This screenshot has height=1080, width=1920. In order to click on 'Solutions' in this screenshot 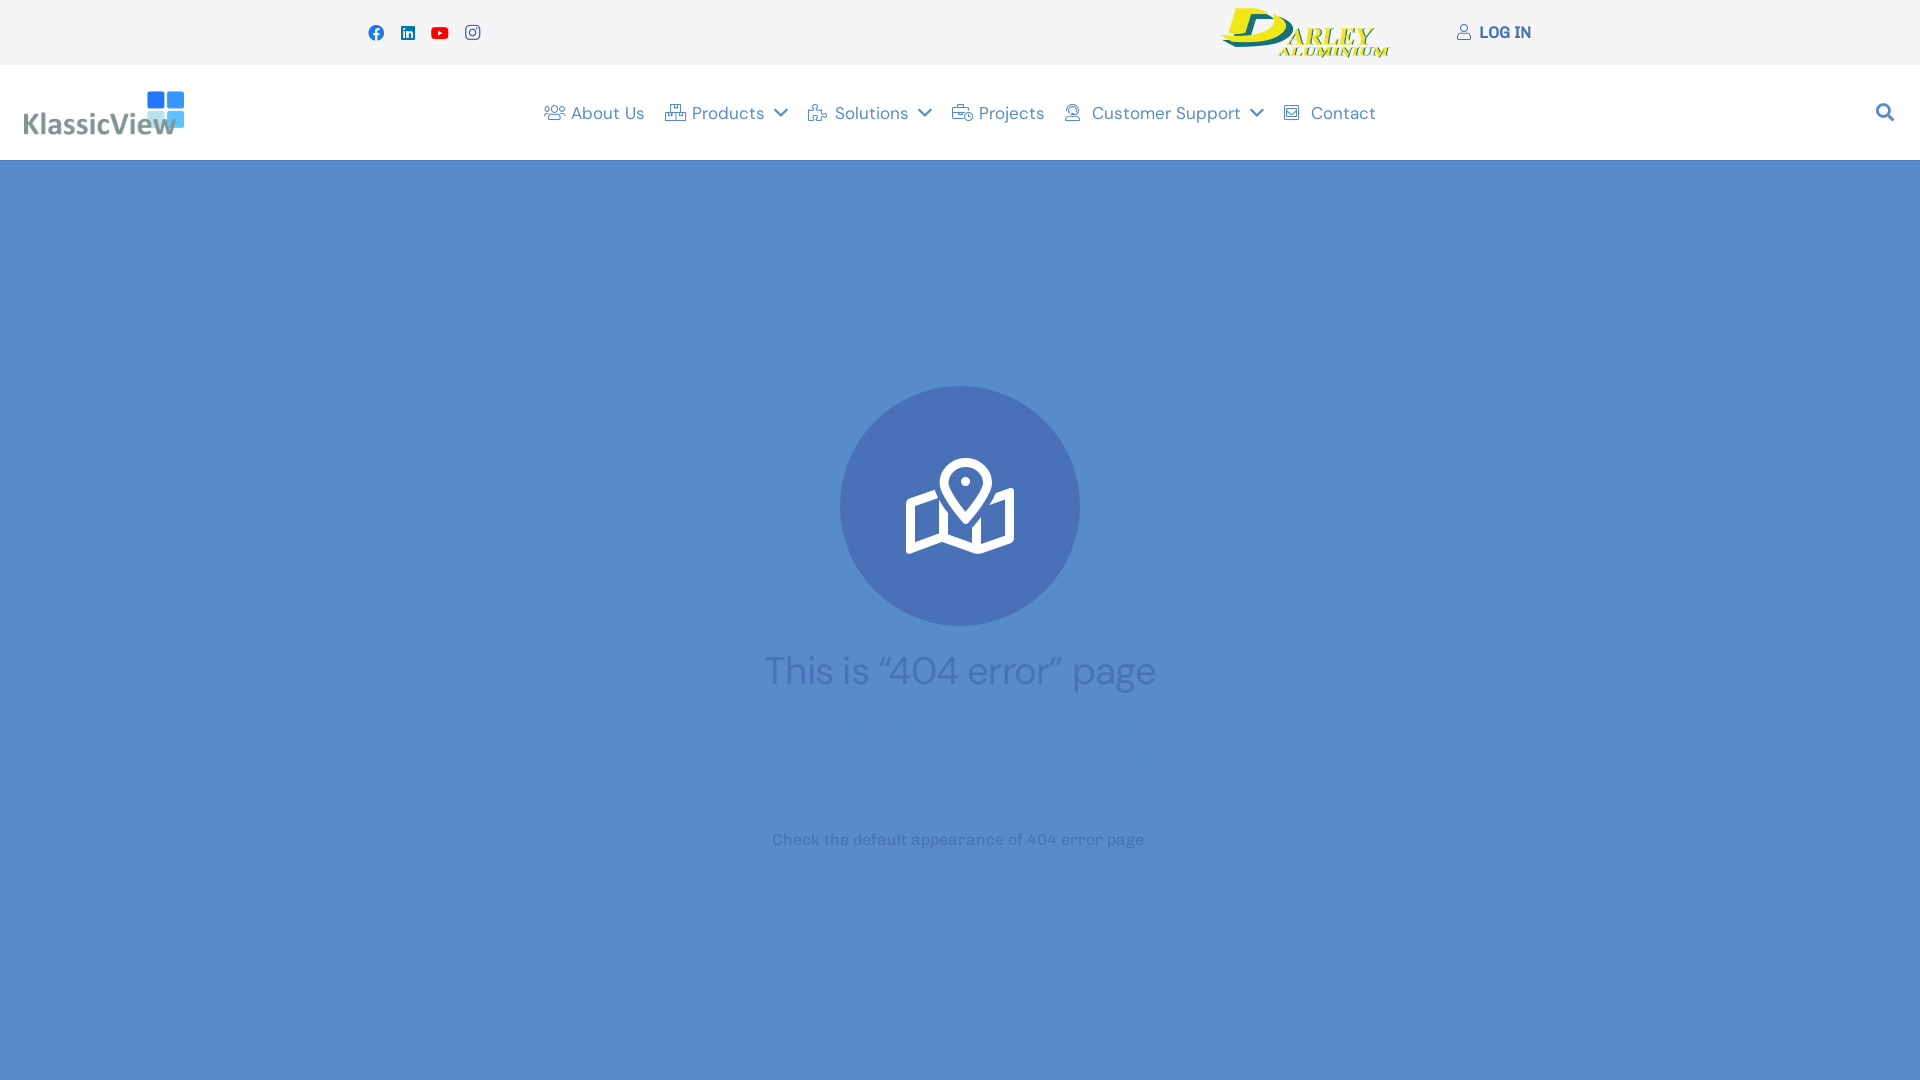, I will do `click(869, 112)`.